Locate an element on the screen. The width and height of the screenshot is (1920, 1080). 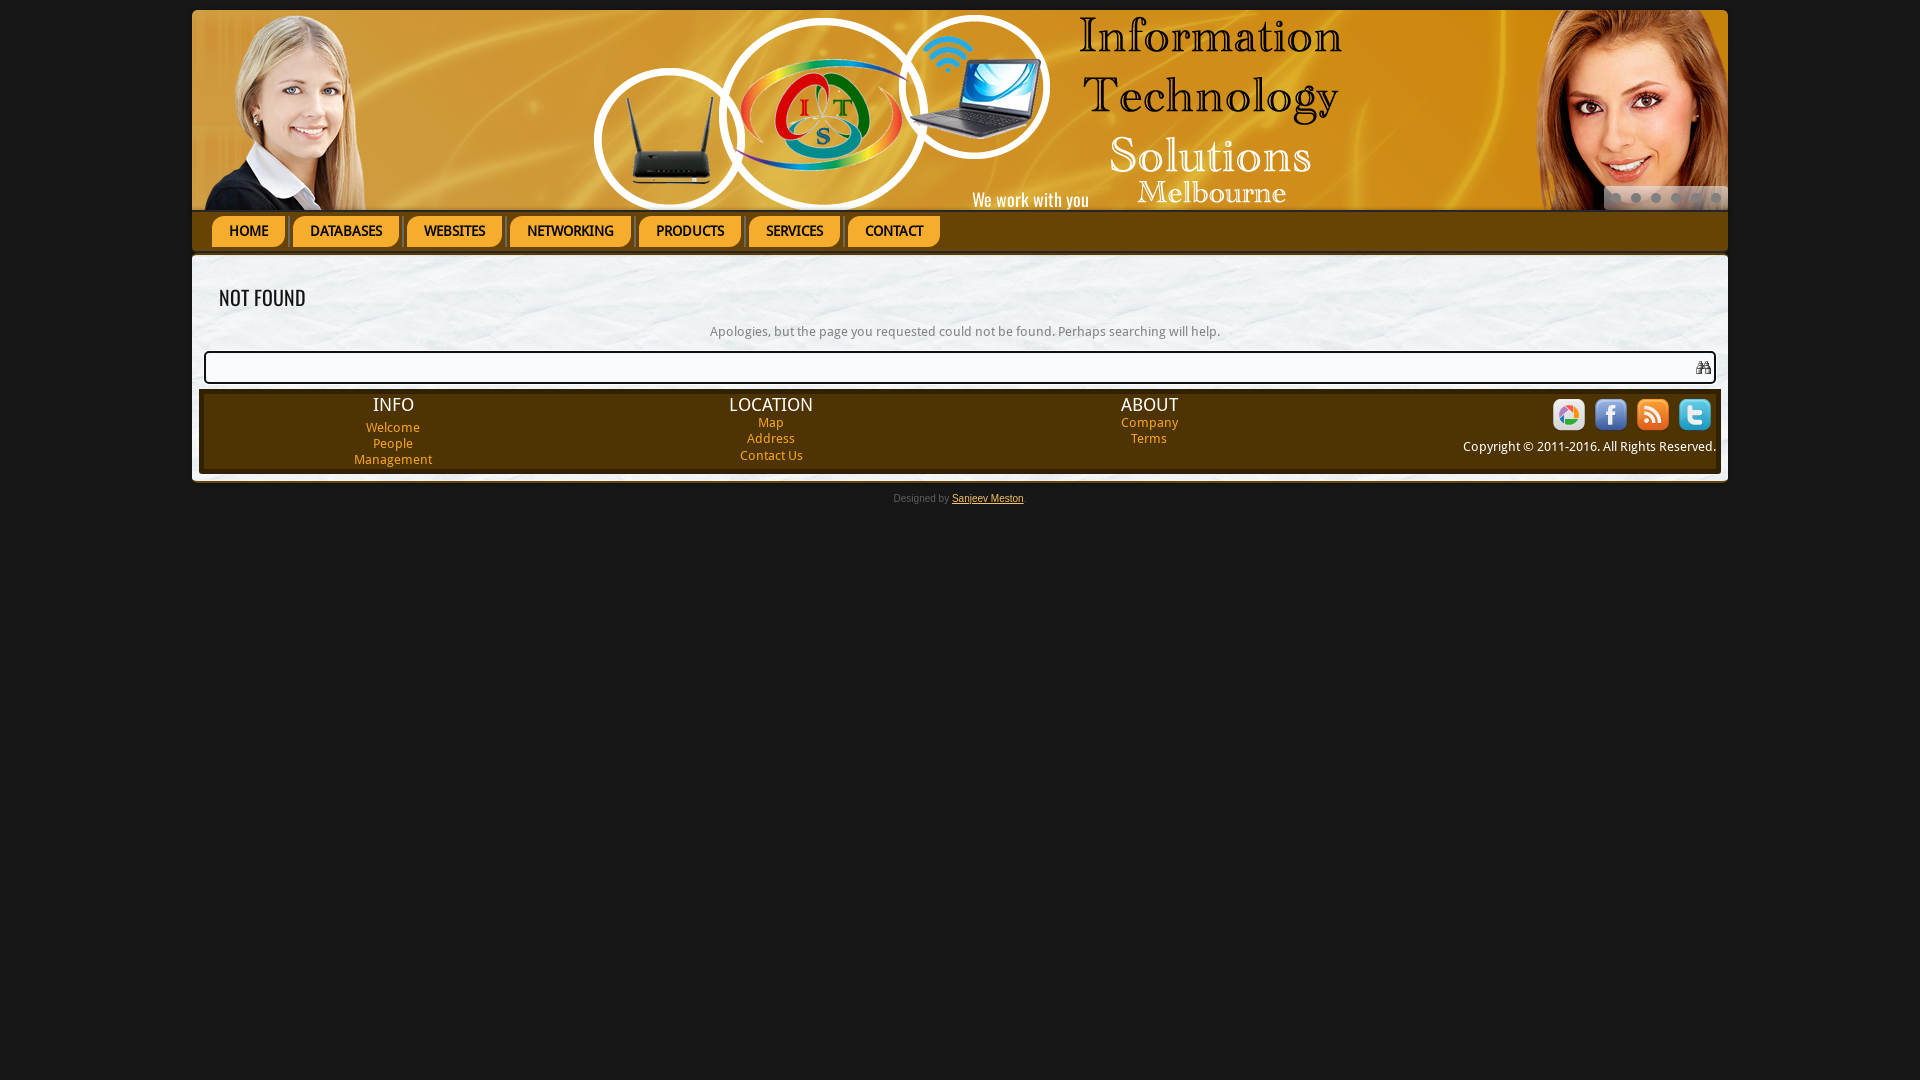
'Sanjeev Meston' is located at coordinates (988, 496).